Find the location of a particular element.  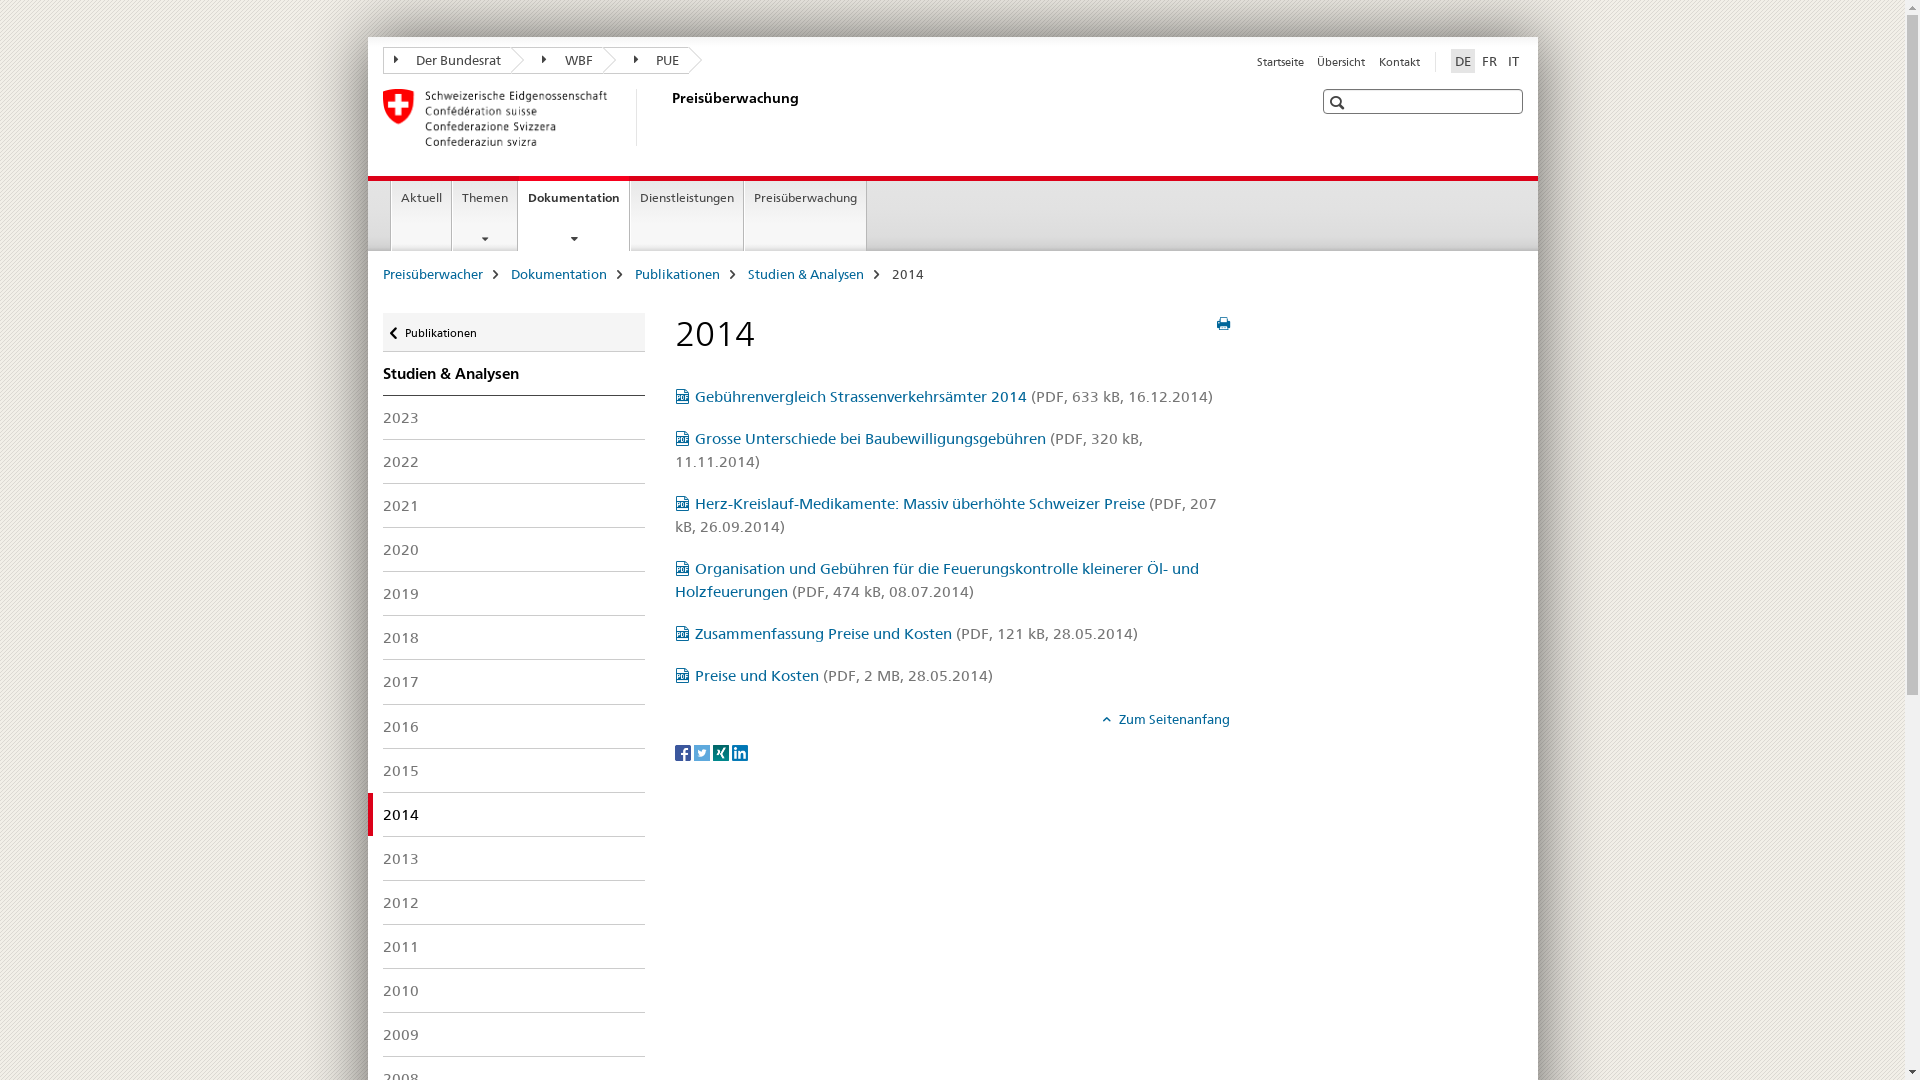

'IT' is located at coordinates (1513, 60).